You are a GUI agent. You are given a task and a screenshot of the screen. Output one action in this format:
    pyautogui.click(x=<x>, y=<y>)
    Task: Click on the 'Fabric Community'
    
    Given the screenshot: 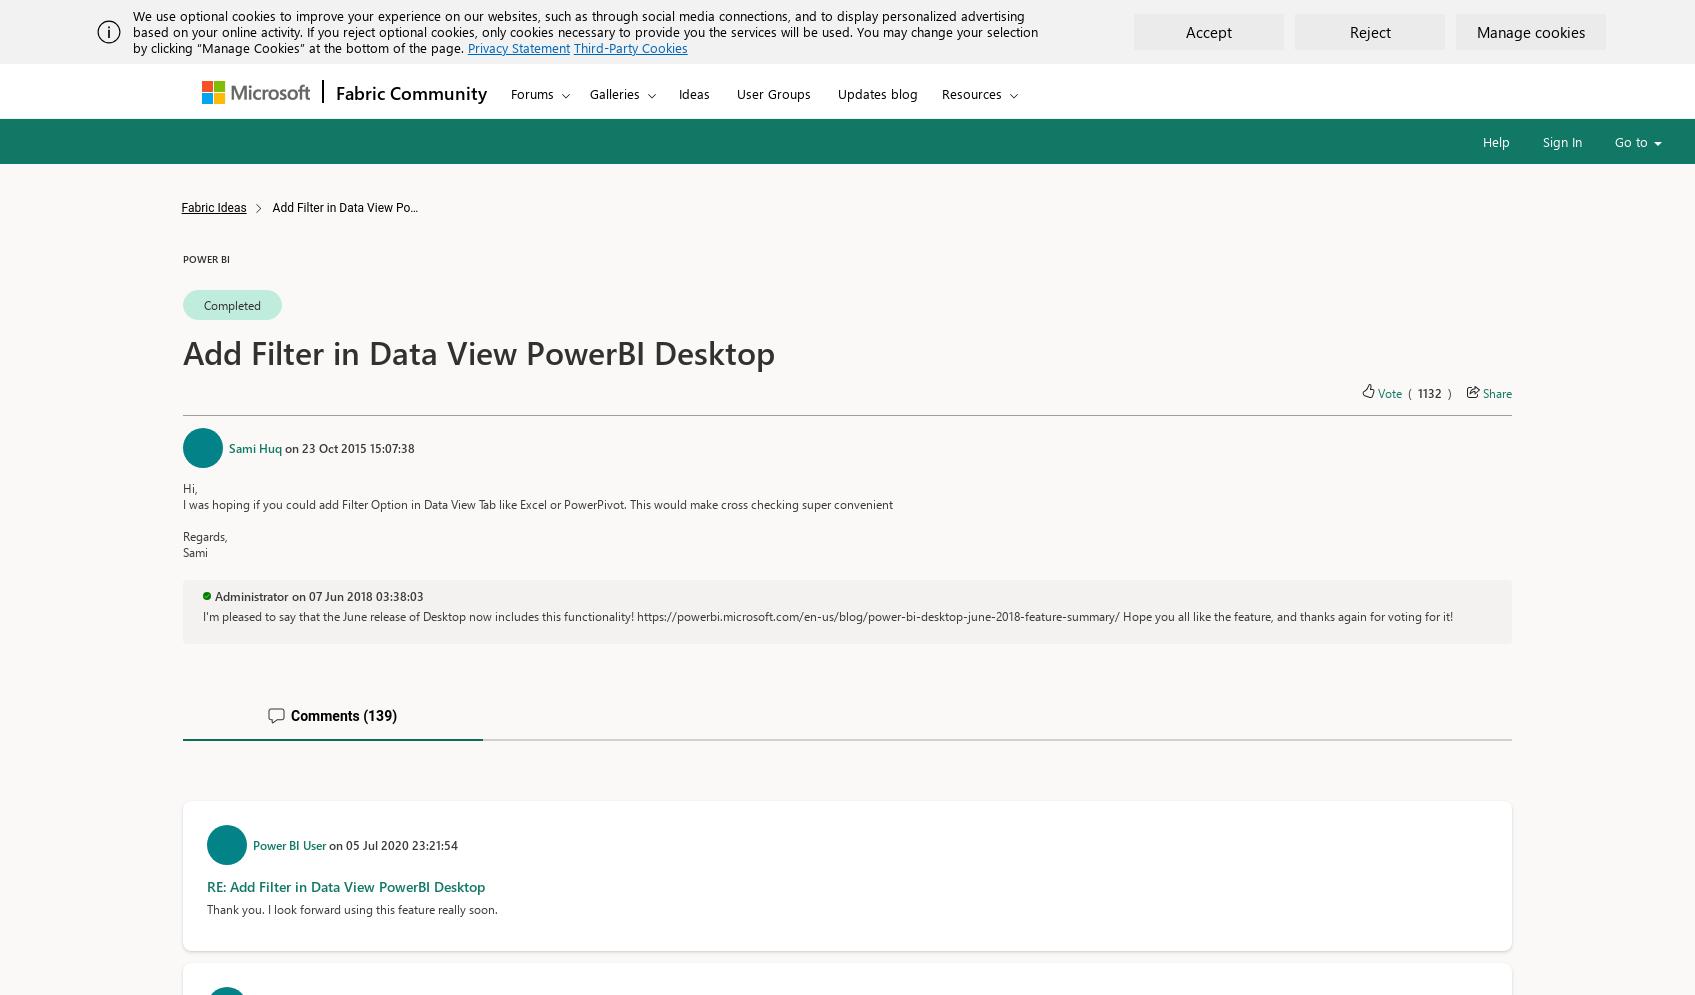 What is the action you would take?
    pyautogui.click(x=411, y=92)
    